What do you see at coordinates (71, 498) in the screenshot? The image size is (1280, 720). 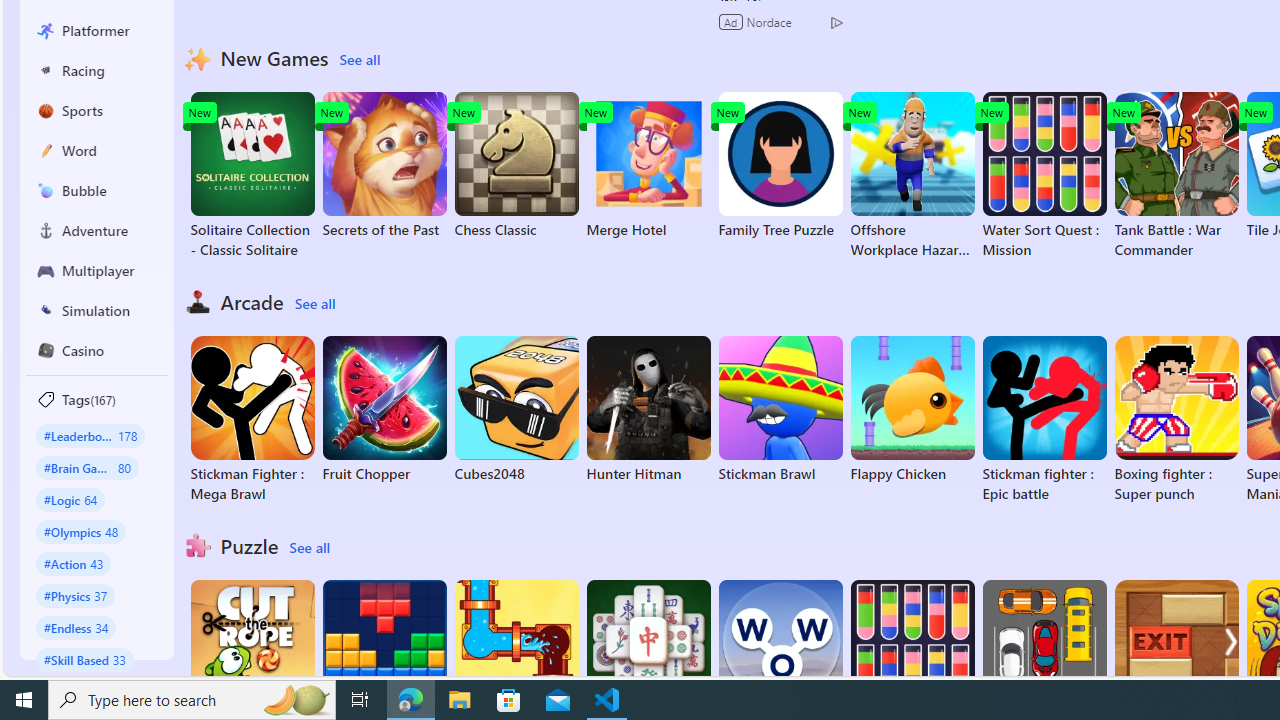 I see `'#Logic 64'` at bounding box center [71, 498].